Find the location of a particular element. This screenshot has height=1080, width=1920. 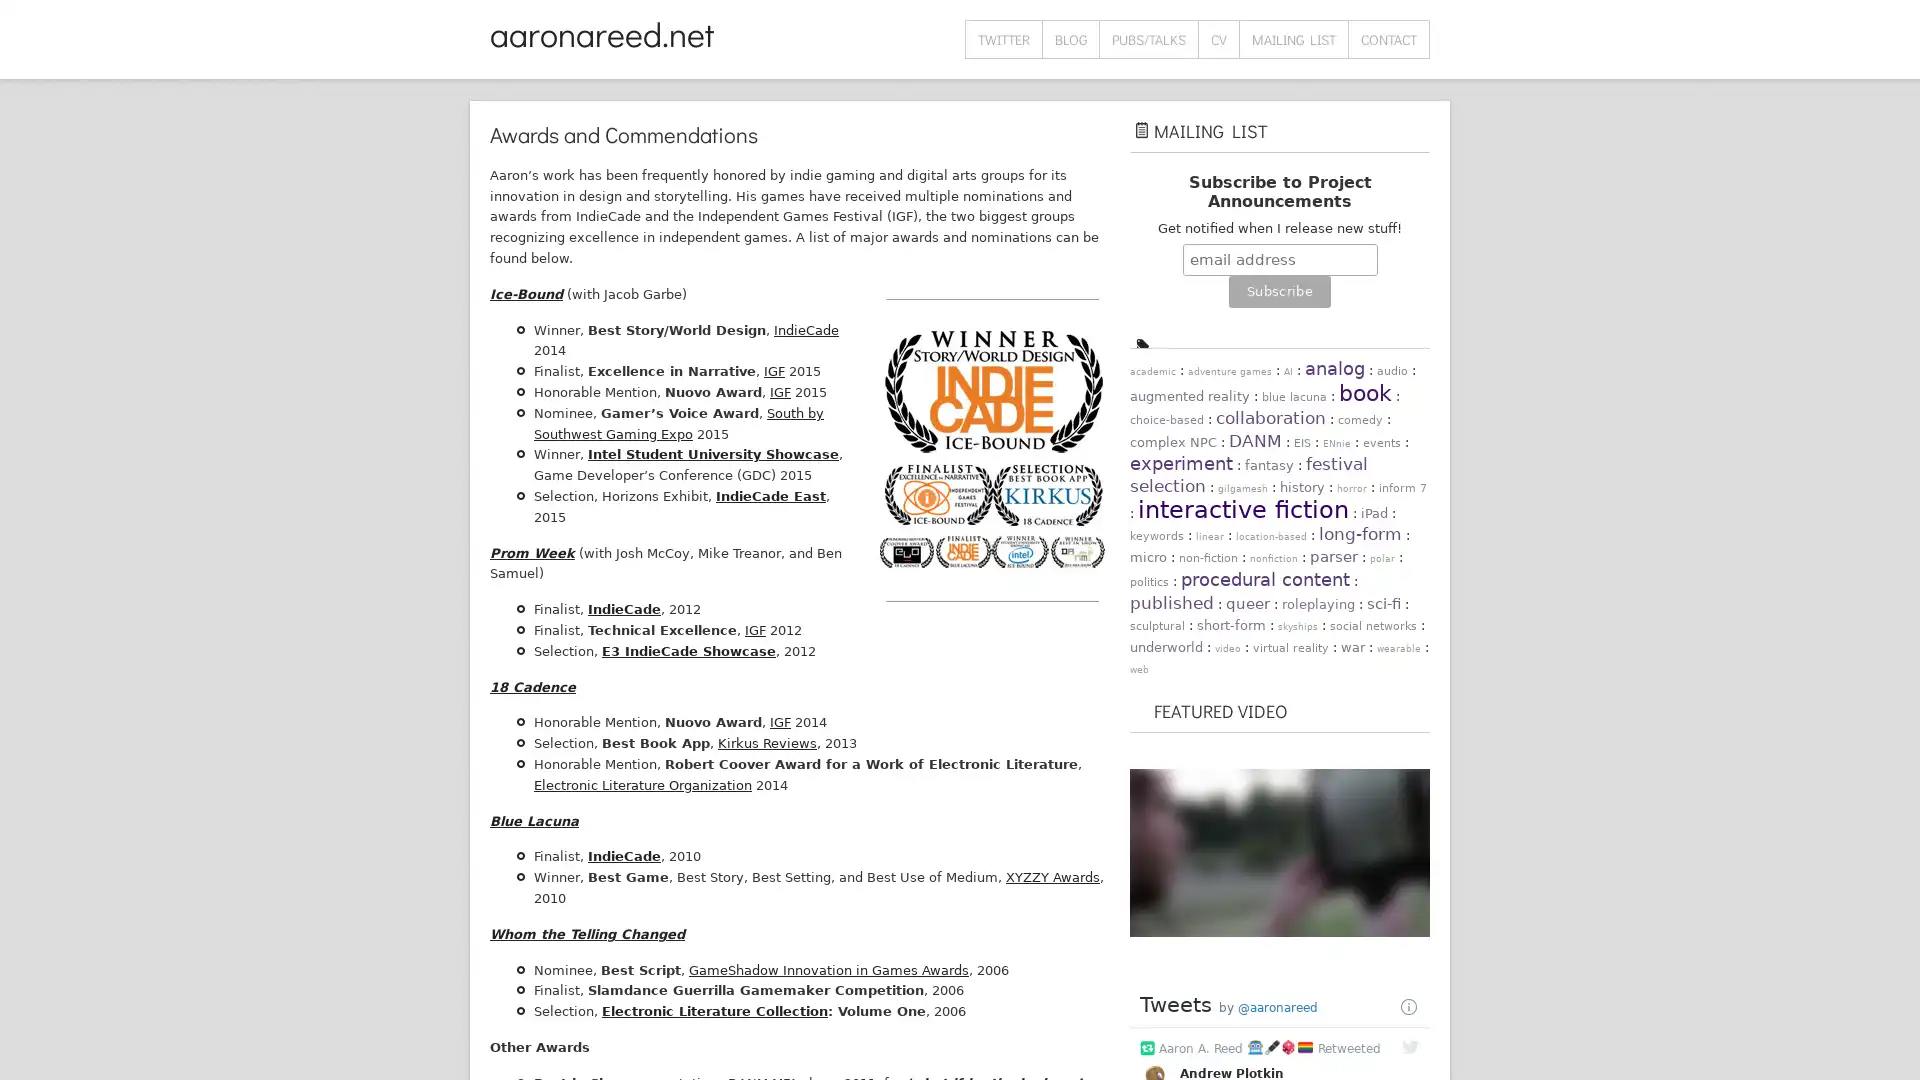

Subscribe is located at coordinates (1278, 292).